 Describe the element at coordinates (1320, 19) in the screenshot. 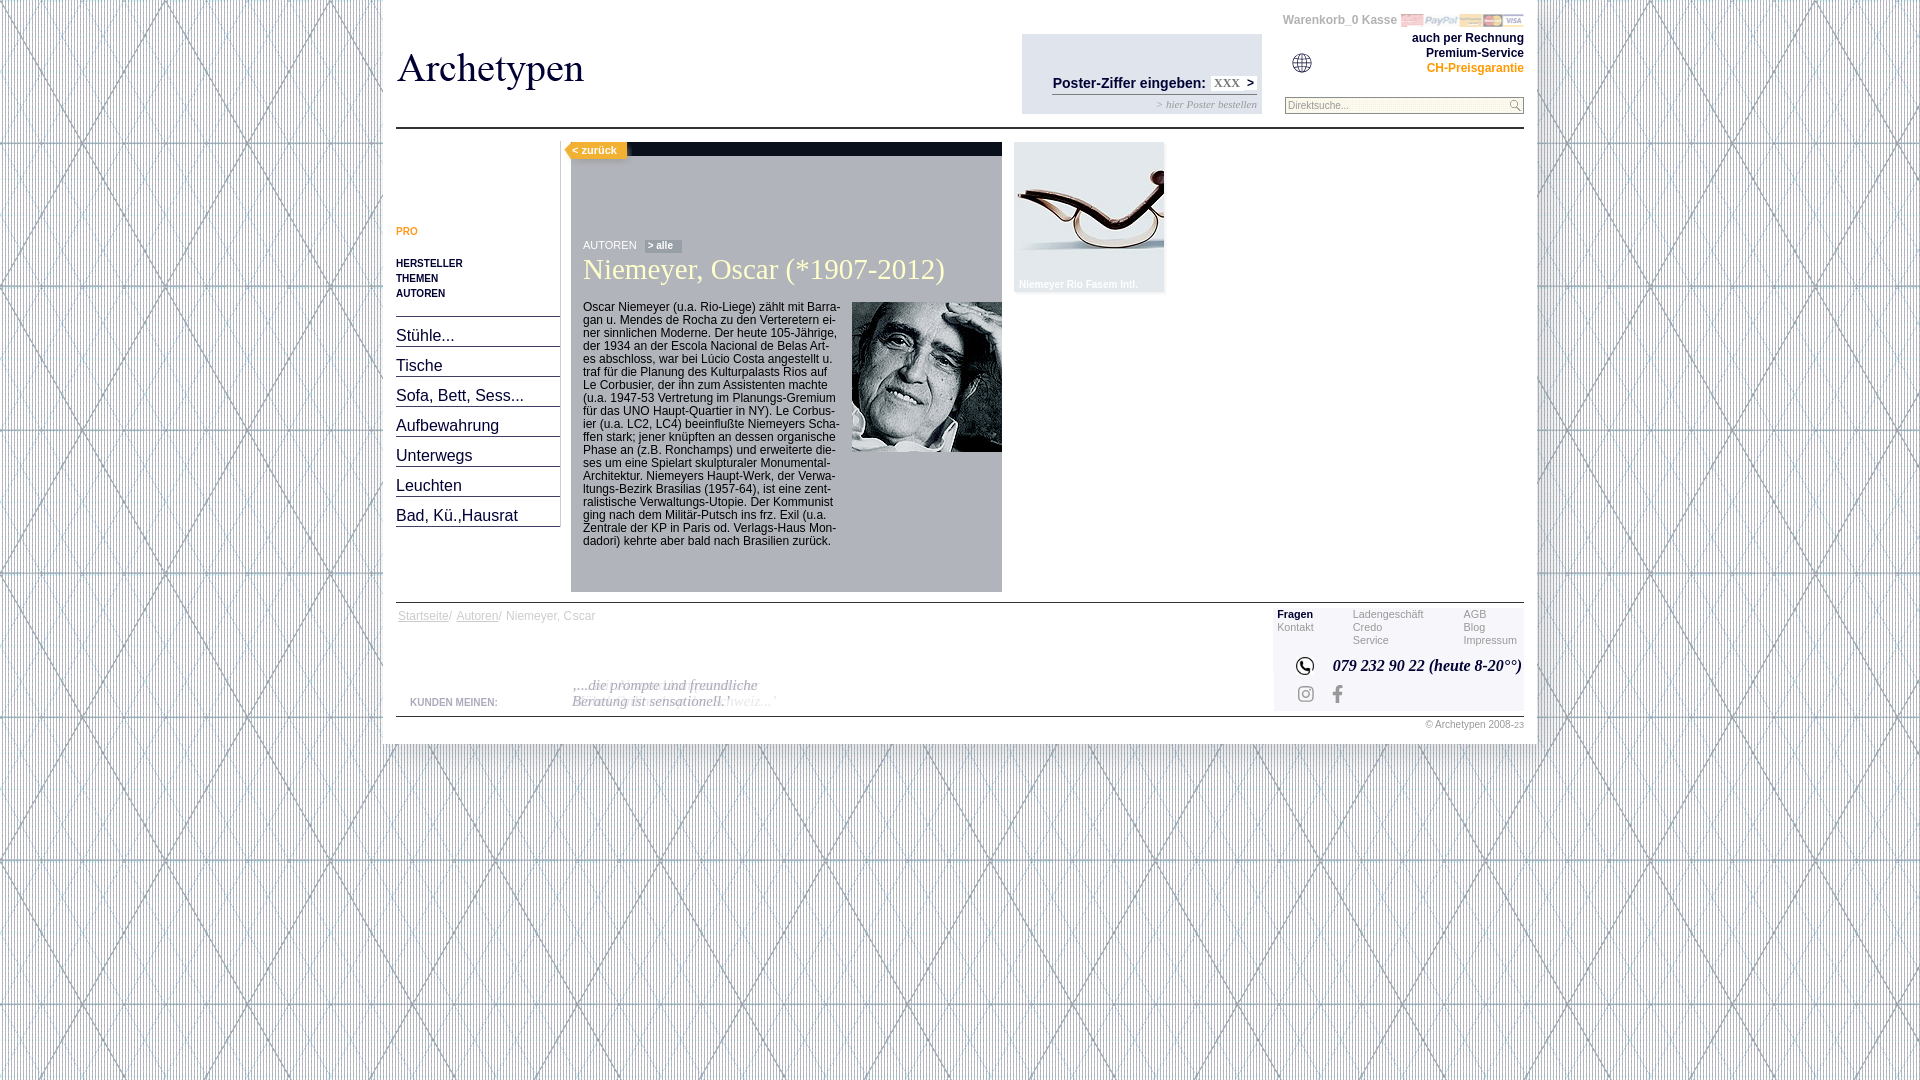

I see `'Warenkorb_0'` at that location.